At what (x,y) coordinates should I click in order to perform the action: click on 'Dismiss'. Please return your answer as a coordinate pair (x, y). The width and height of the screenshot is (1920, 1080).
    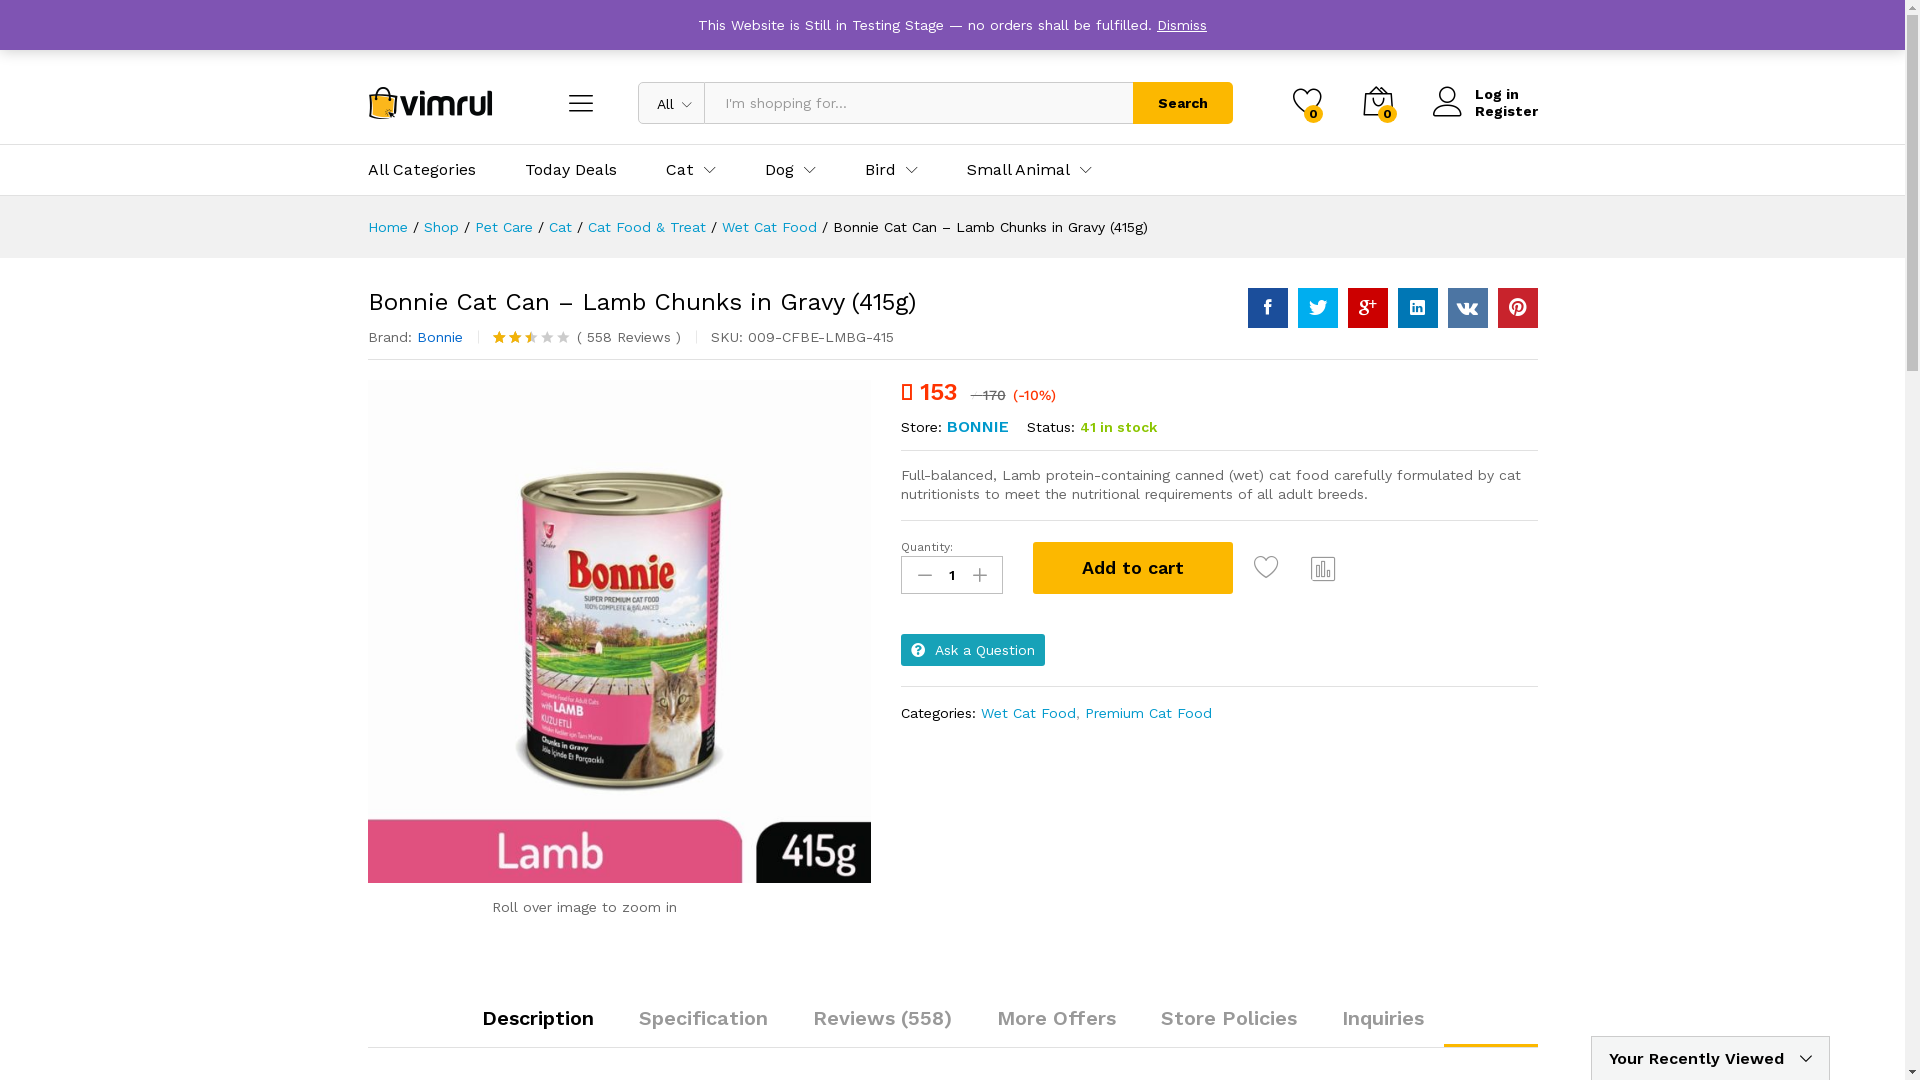
    Looking at the image, I should click on (1181, 24).